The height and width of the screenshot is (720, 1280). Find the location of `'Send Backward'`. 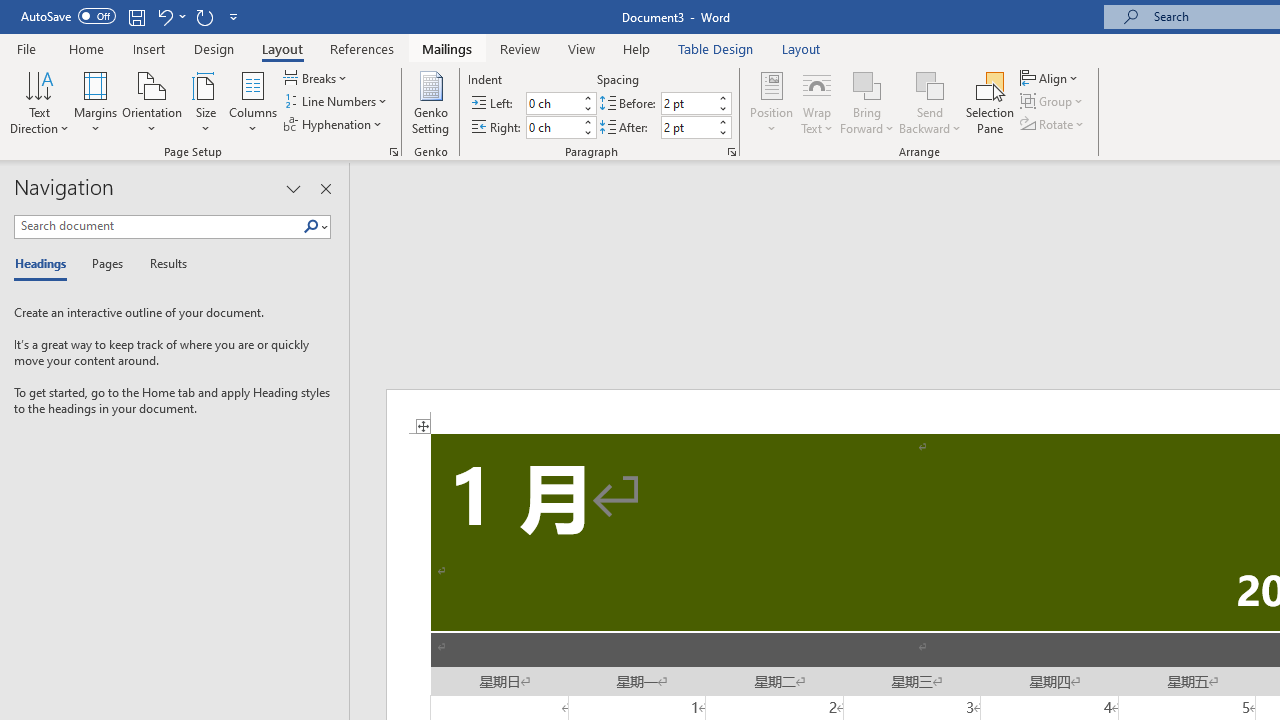

'Send Backward' is located at coordinates (929, 84).